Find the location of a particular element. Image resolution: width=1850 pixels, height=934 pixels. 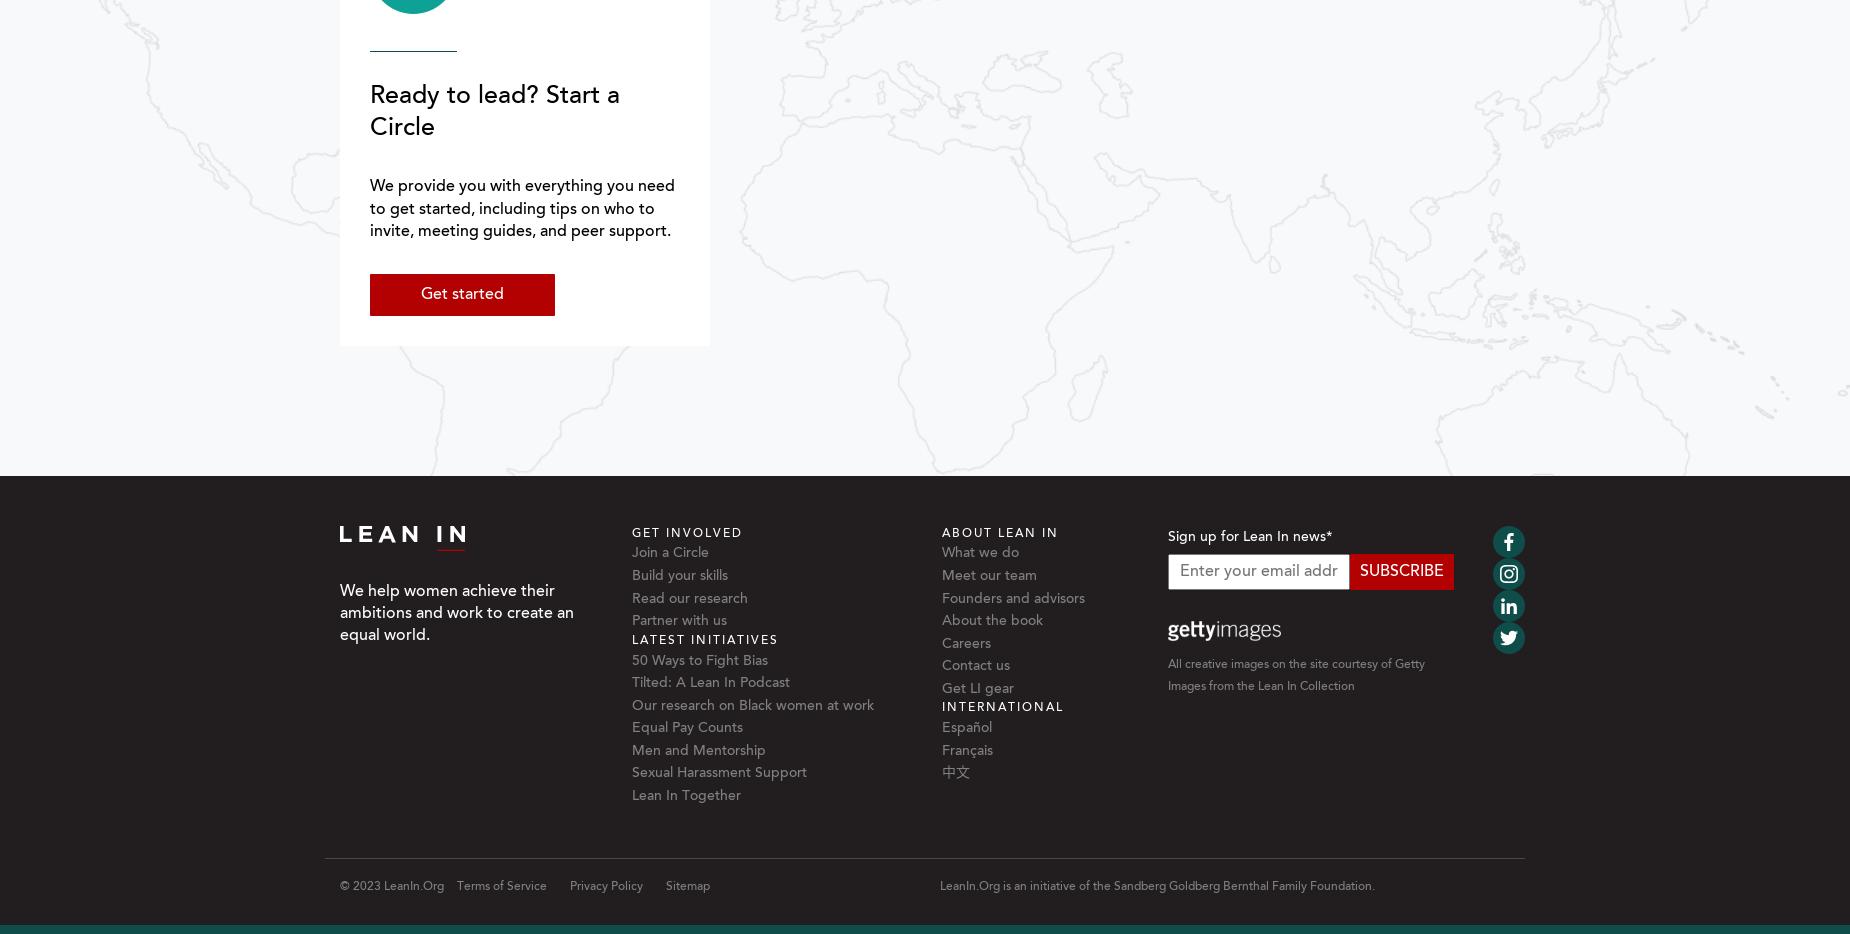

'Sitemap' is located at coordinates (666, 884).